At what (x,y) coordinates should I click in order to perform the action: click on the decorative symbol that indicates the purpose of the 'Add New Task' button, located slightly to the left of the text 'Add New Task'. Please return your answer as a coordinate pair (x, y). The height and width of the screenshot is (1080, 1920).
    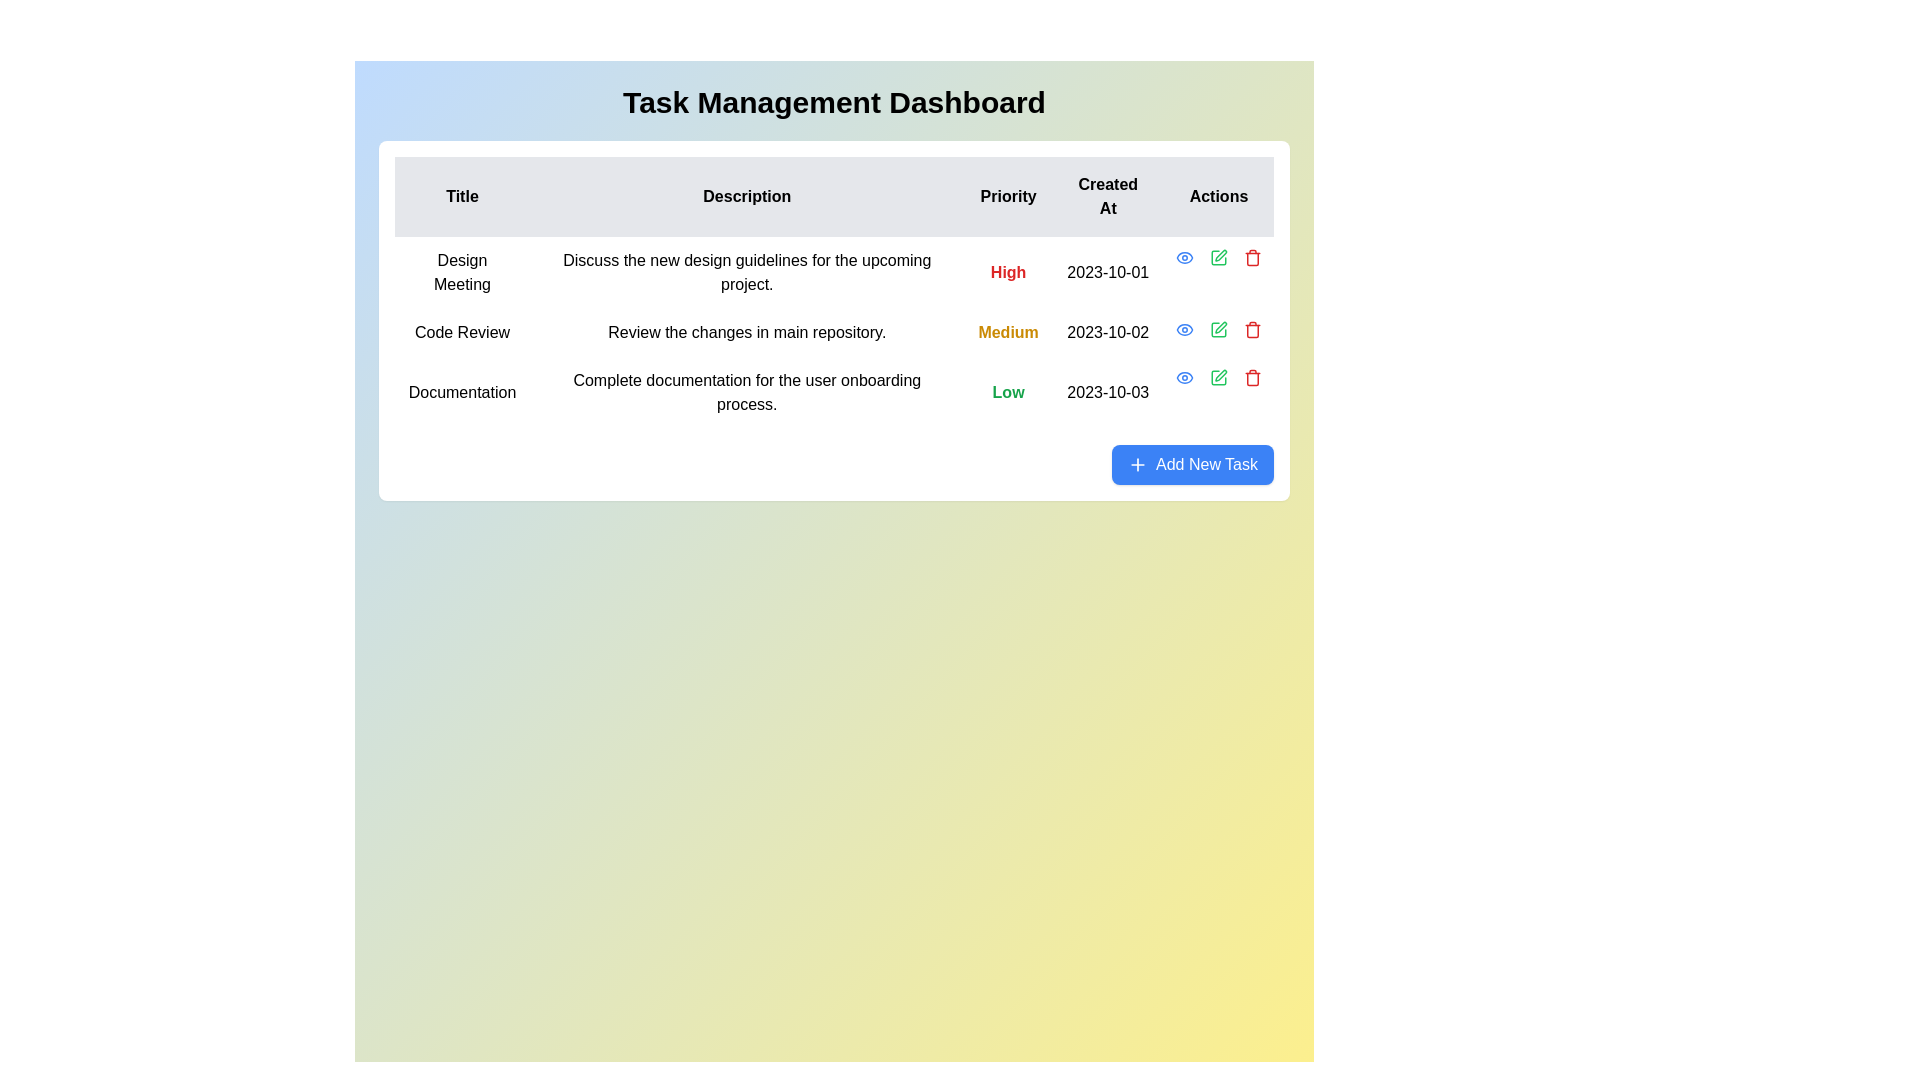
    Looking at the image, I should click on (1137, 465).